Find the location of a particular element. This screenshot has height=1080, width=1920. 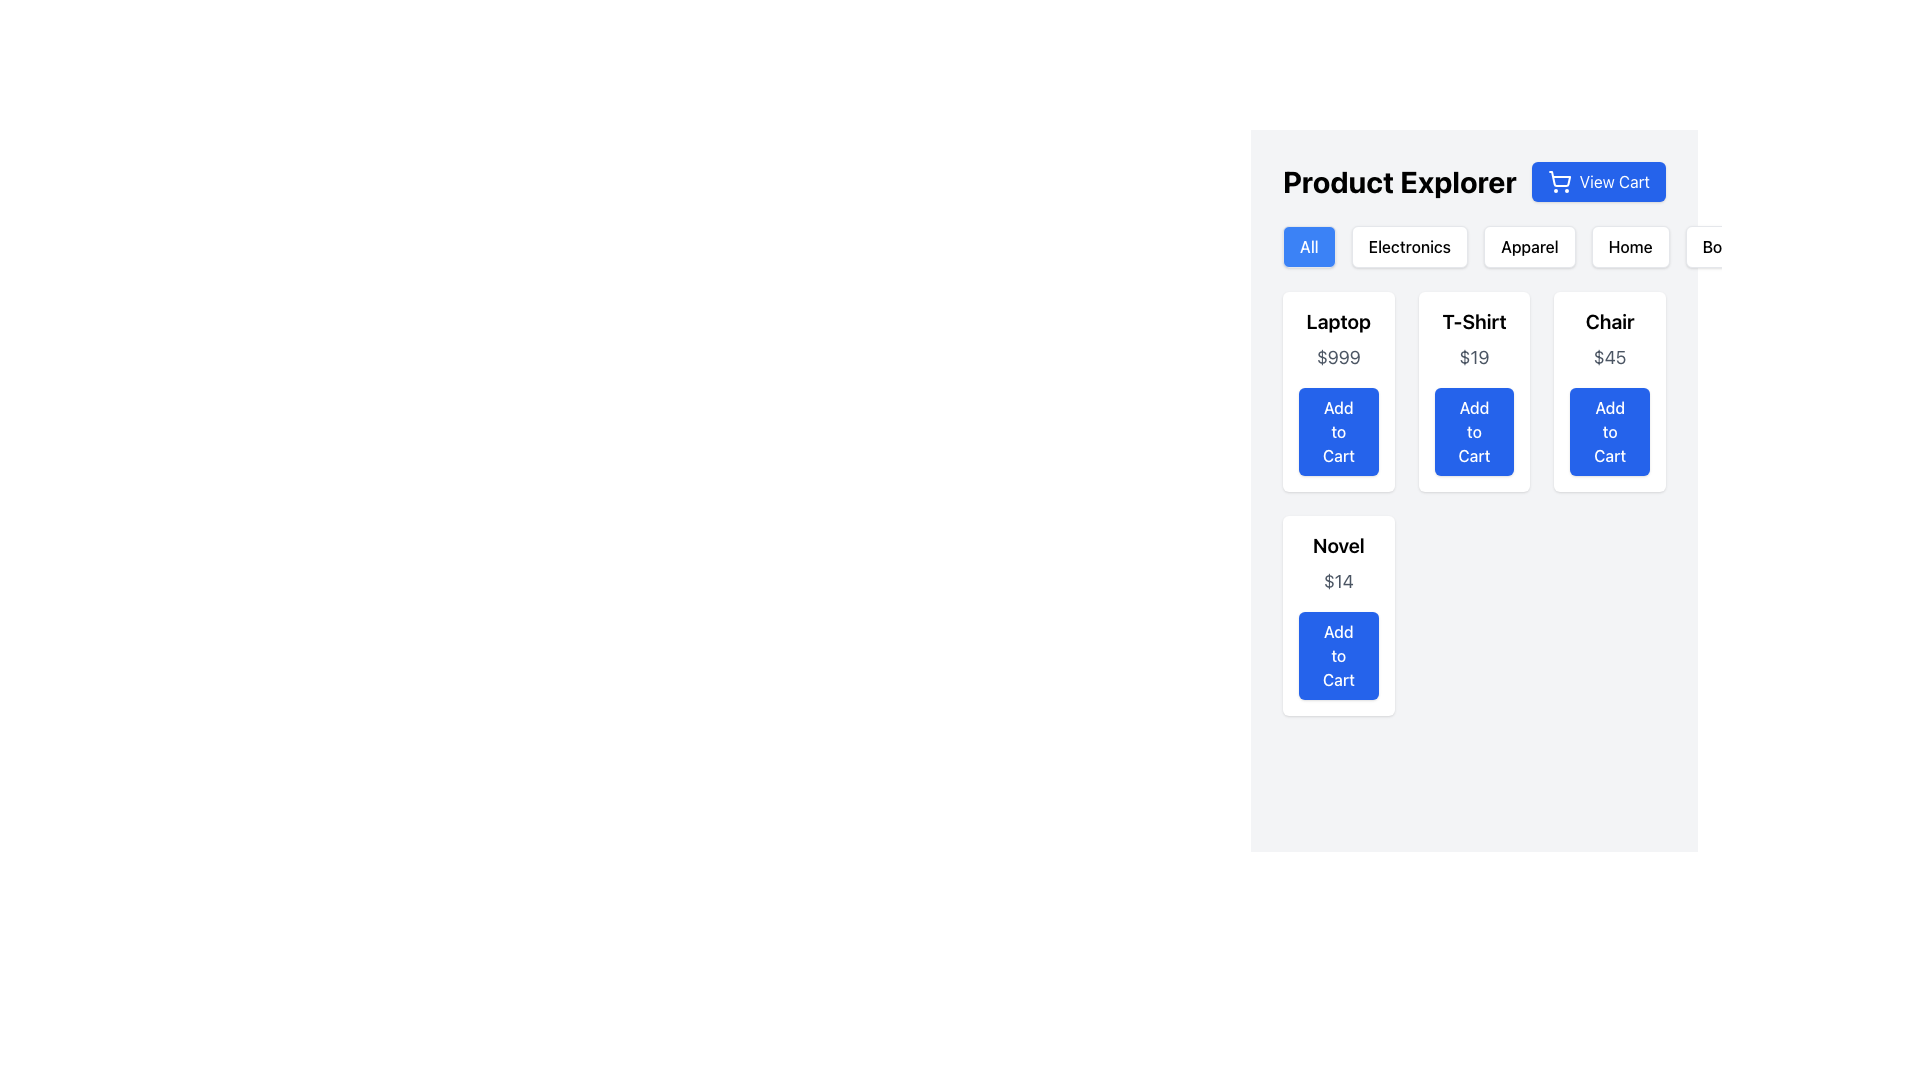

the pricing information text label displaying '$45', which is centrally positioned below the header 'Chair' and above the 'Add to Cart' button is located at coordinates (1610, 357).